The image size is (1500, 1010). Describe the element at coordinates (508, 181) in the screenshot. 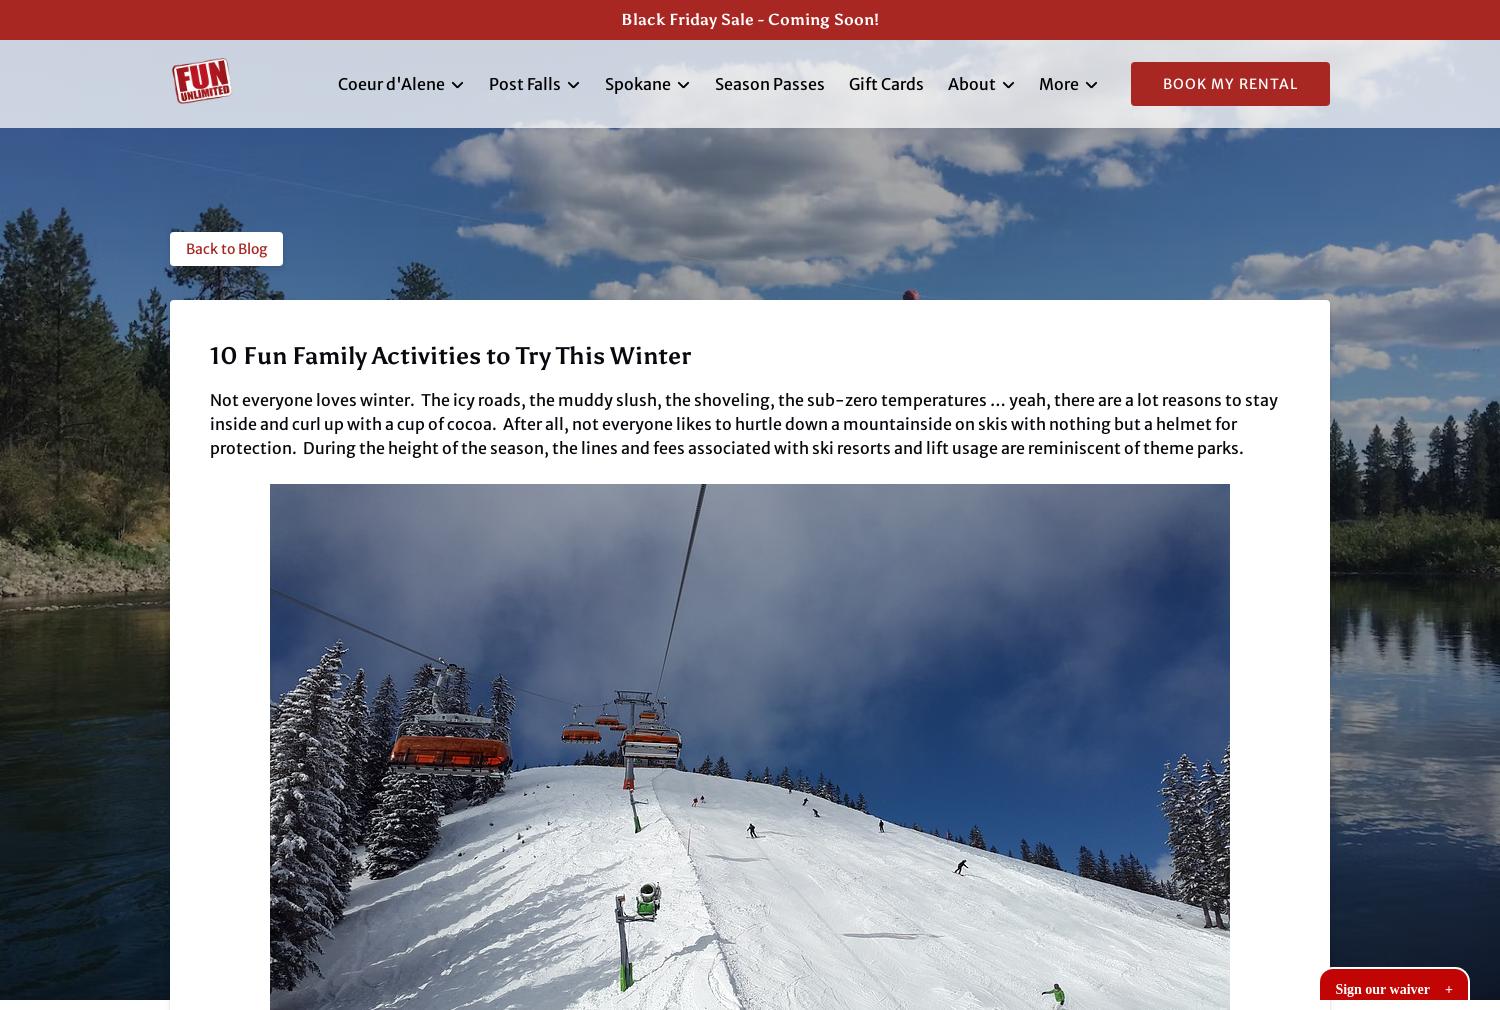

I see `'Post Falls Kayak Rentals'` at that location.